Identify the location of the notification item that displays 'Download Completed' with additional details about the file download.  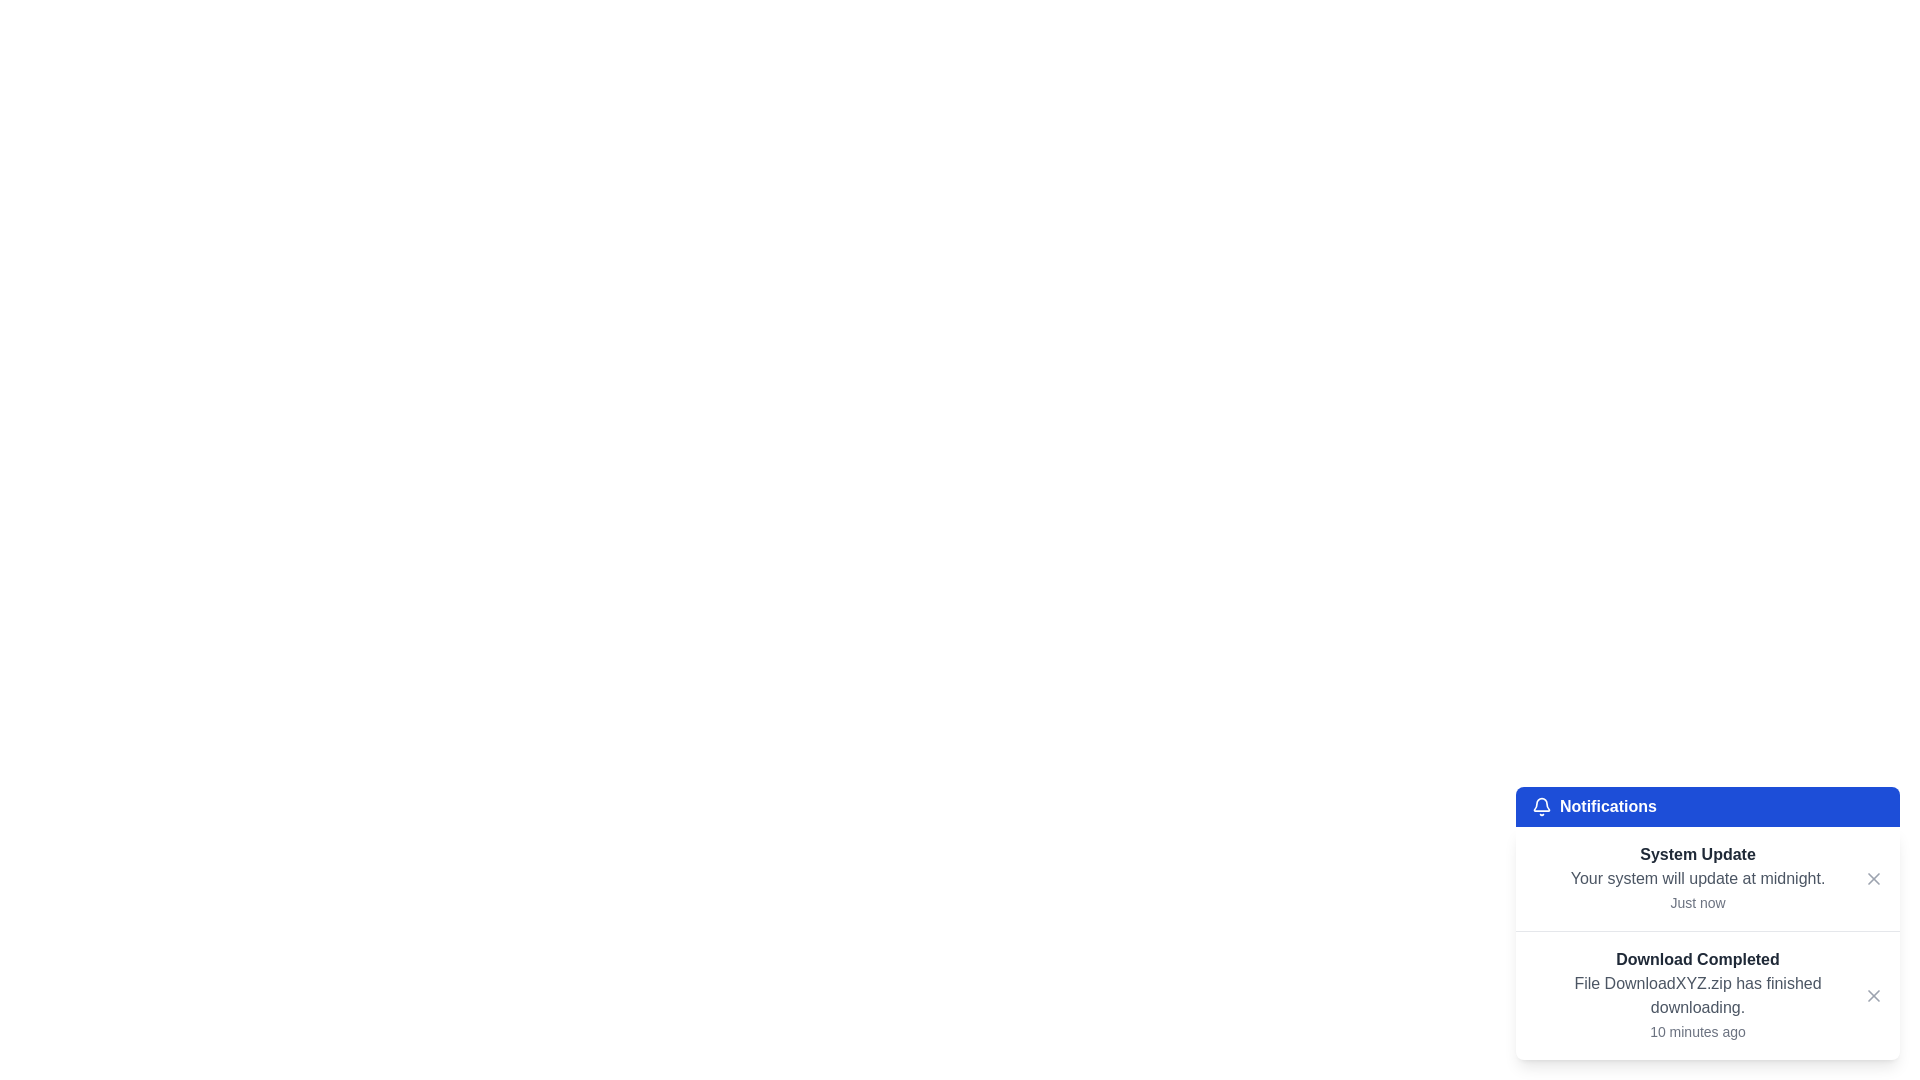
(1697, 995).